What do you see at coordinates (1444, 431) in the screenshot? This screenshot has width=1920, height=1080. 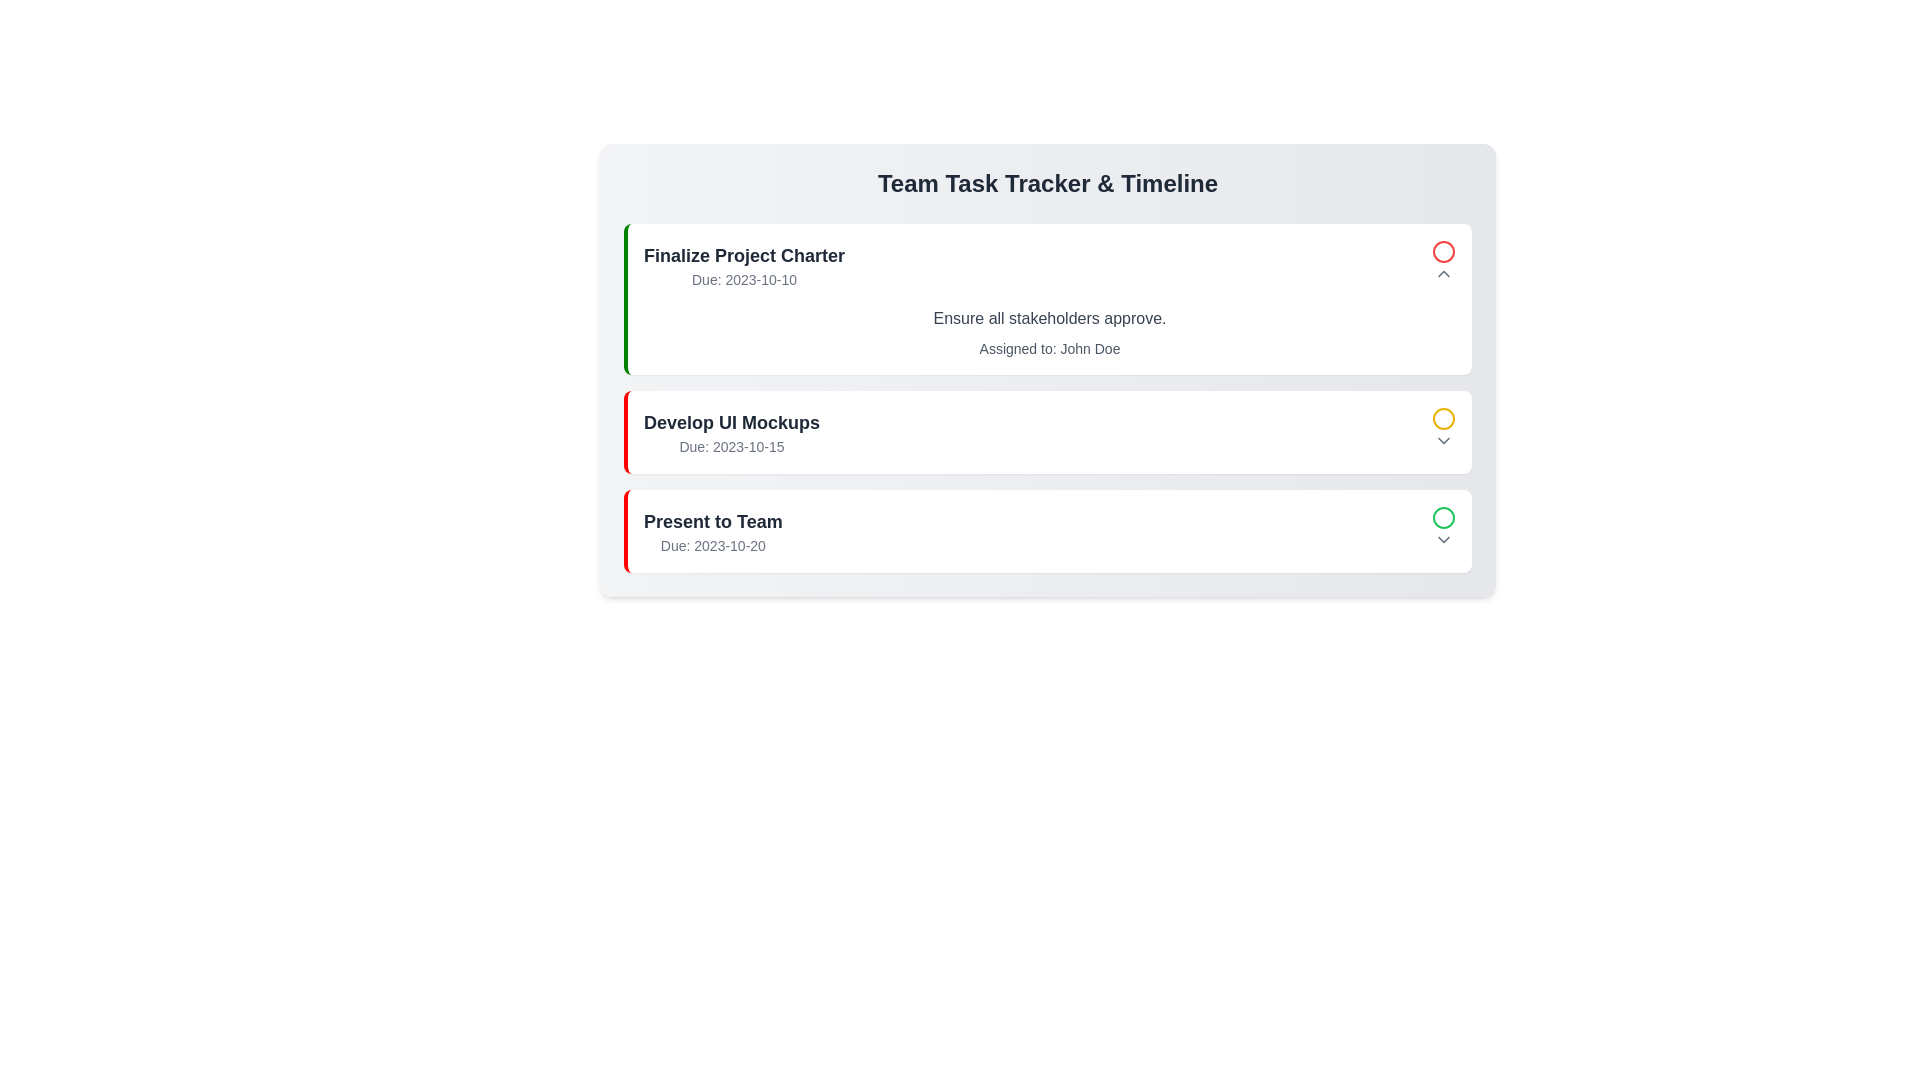 I see `the combined status marker and interactive dropdown-like element, which consists of an upward-facing yellow circle and a downward-facing gray triangle, located to the right of the text 'Due: 2023-10-15' in the 'Develop UI Mockups' row` at bounding box center [1444, 431].